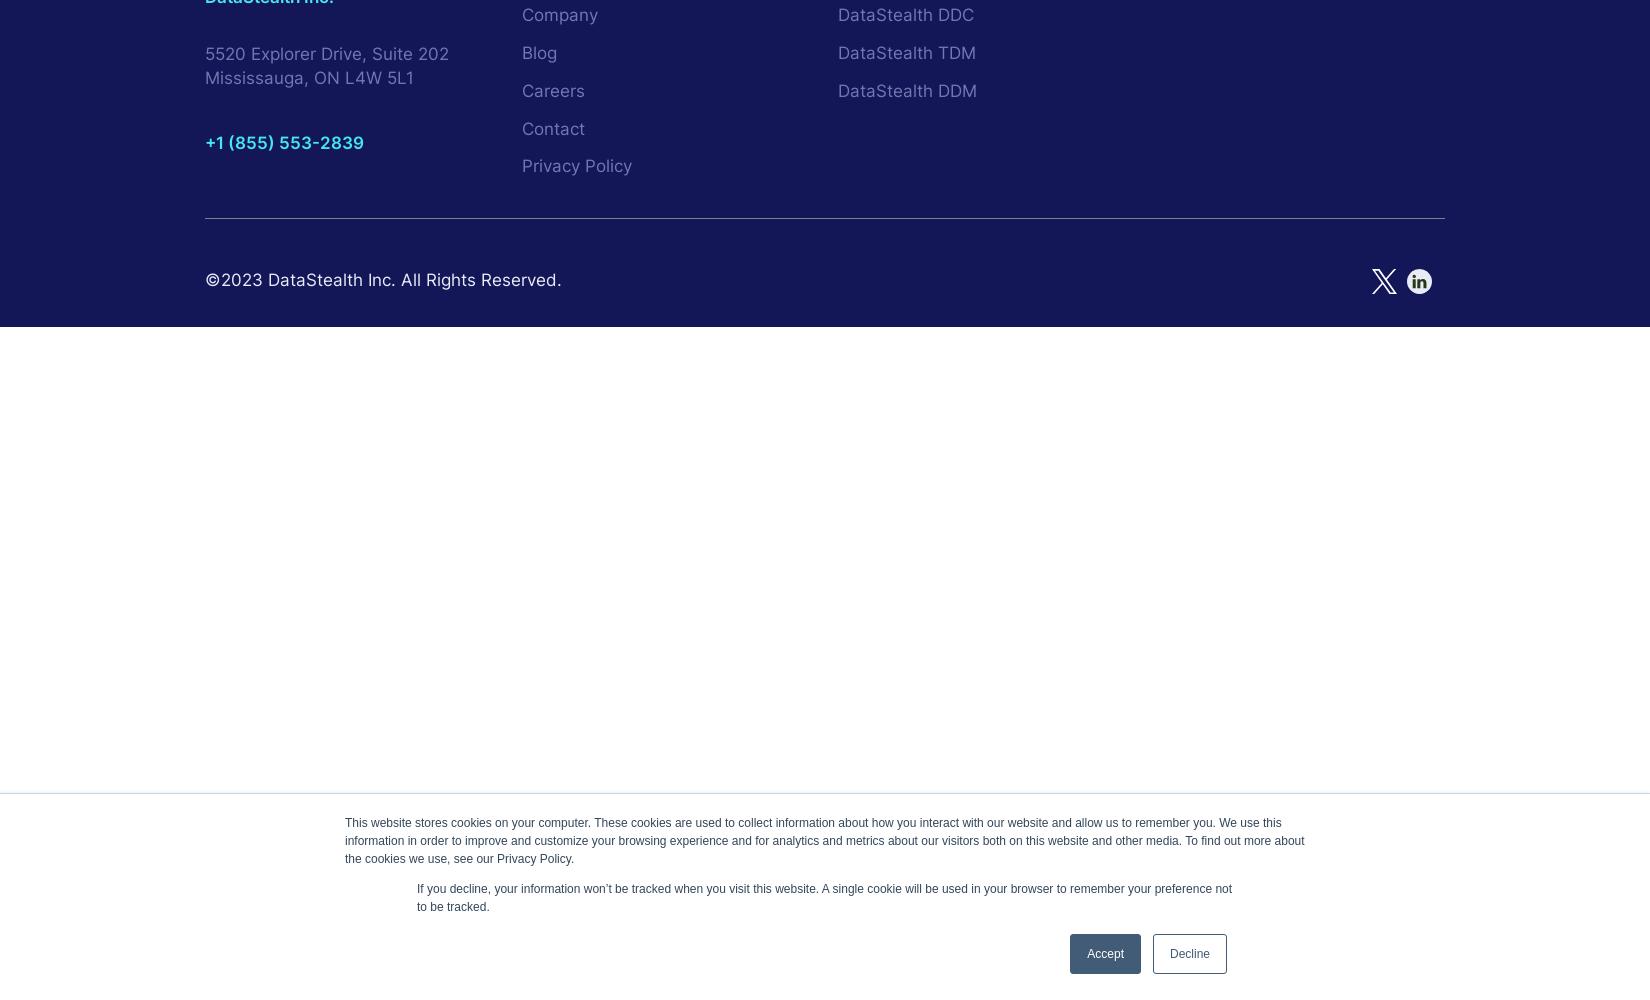 The height and width of the screenshot is (1000, 1650). I want to click on 'Contact', so click(551, 128).